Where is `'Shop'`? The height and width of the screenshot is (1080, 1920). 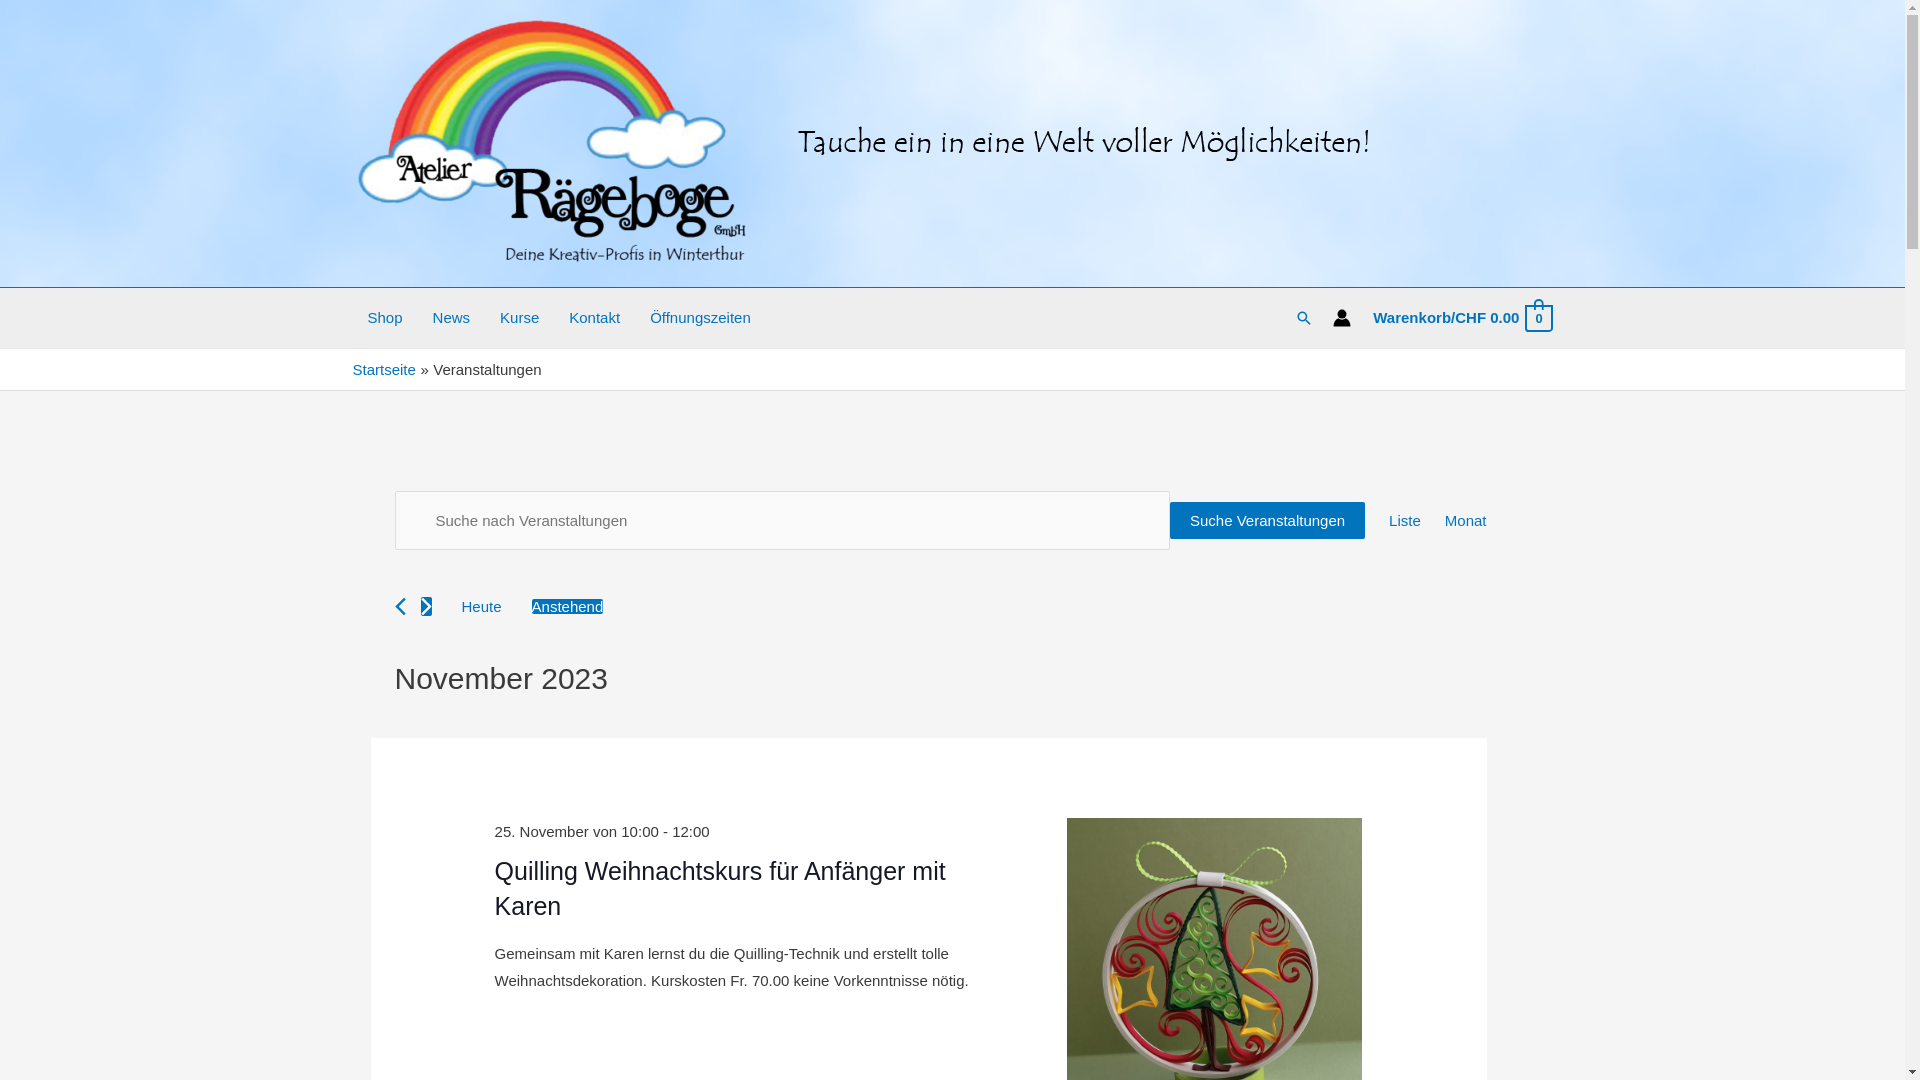 'Shop' is located at coordinates (384, 316).